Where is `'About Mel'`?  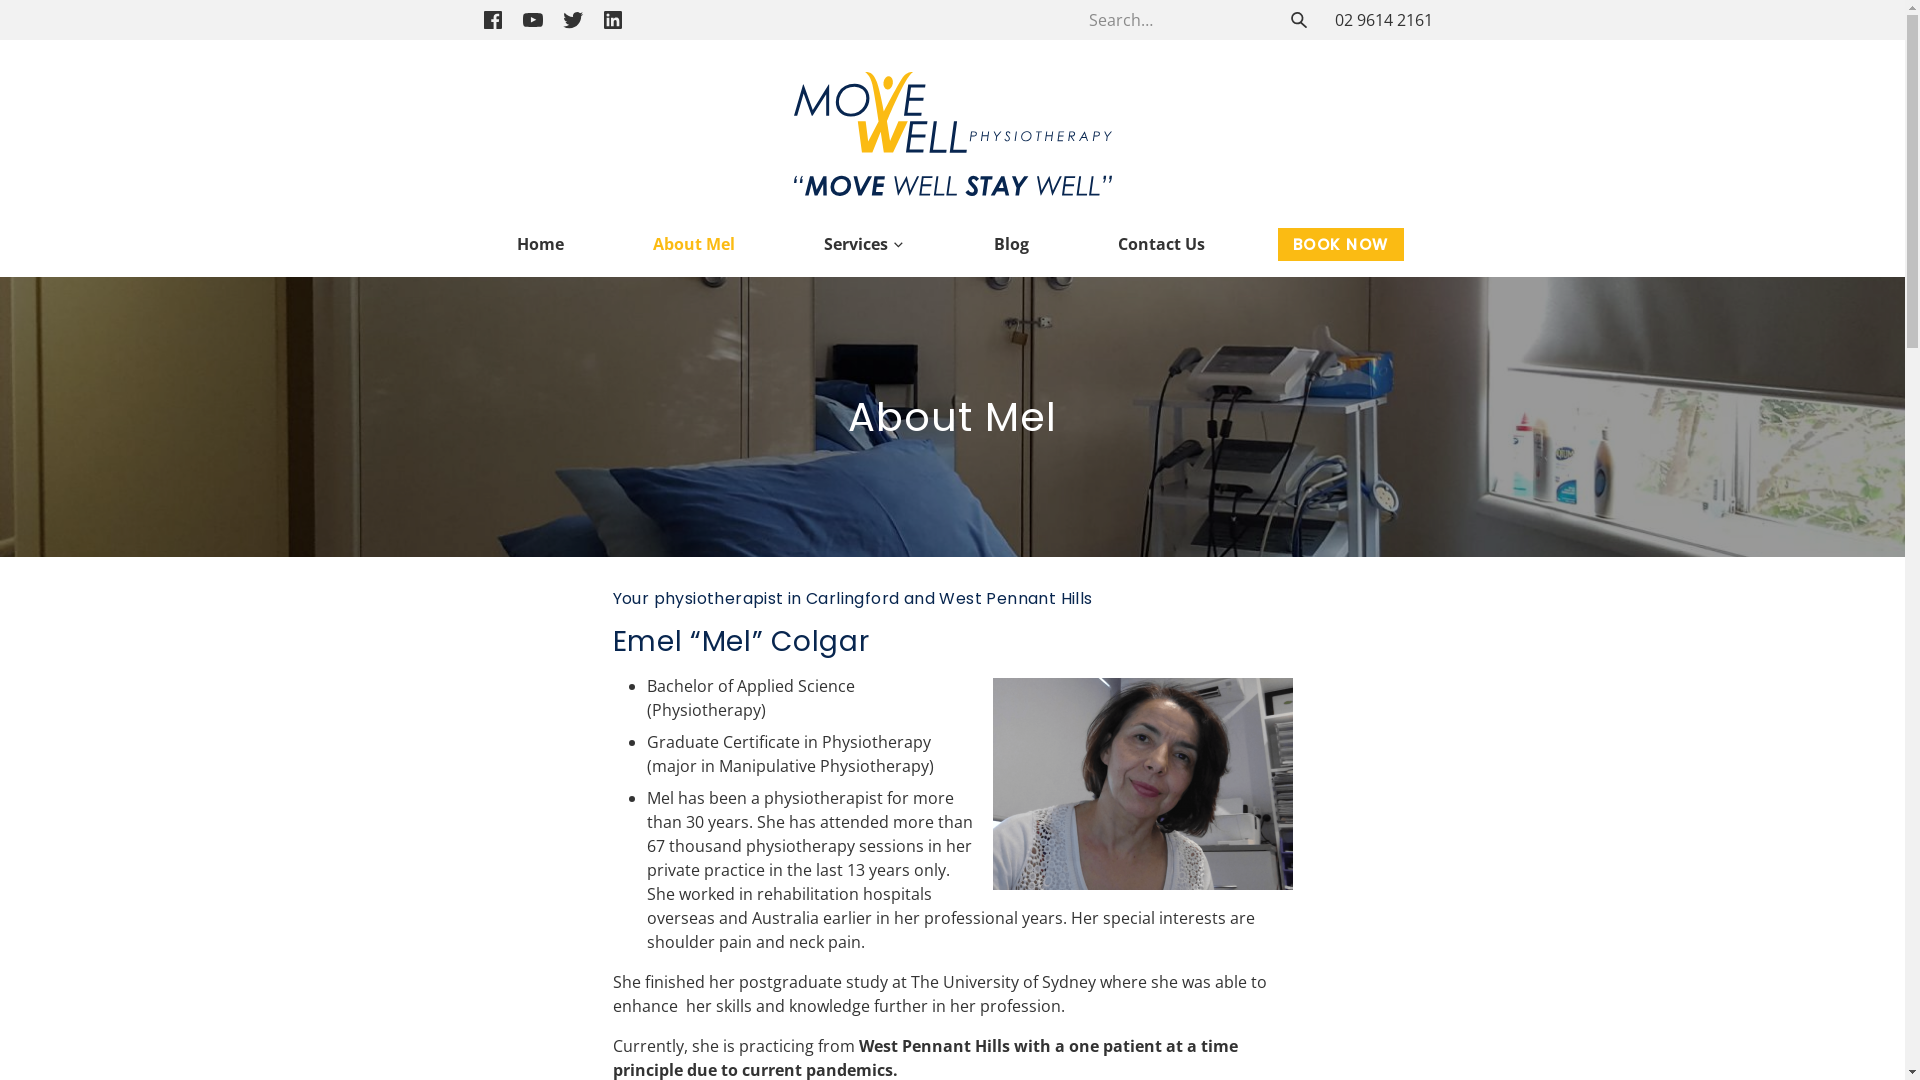 'About Mel' is located at coordinates (694, 242).